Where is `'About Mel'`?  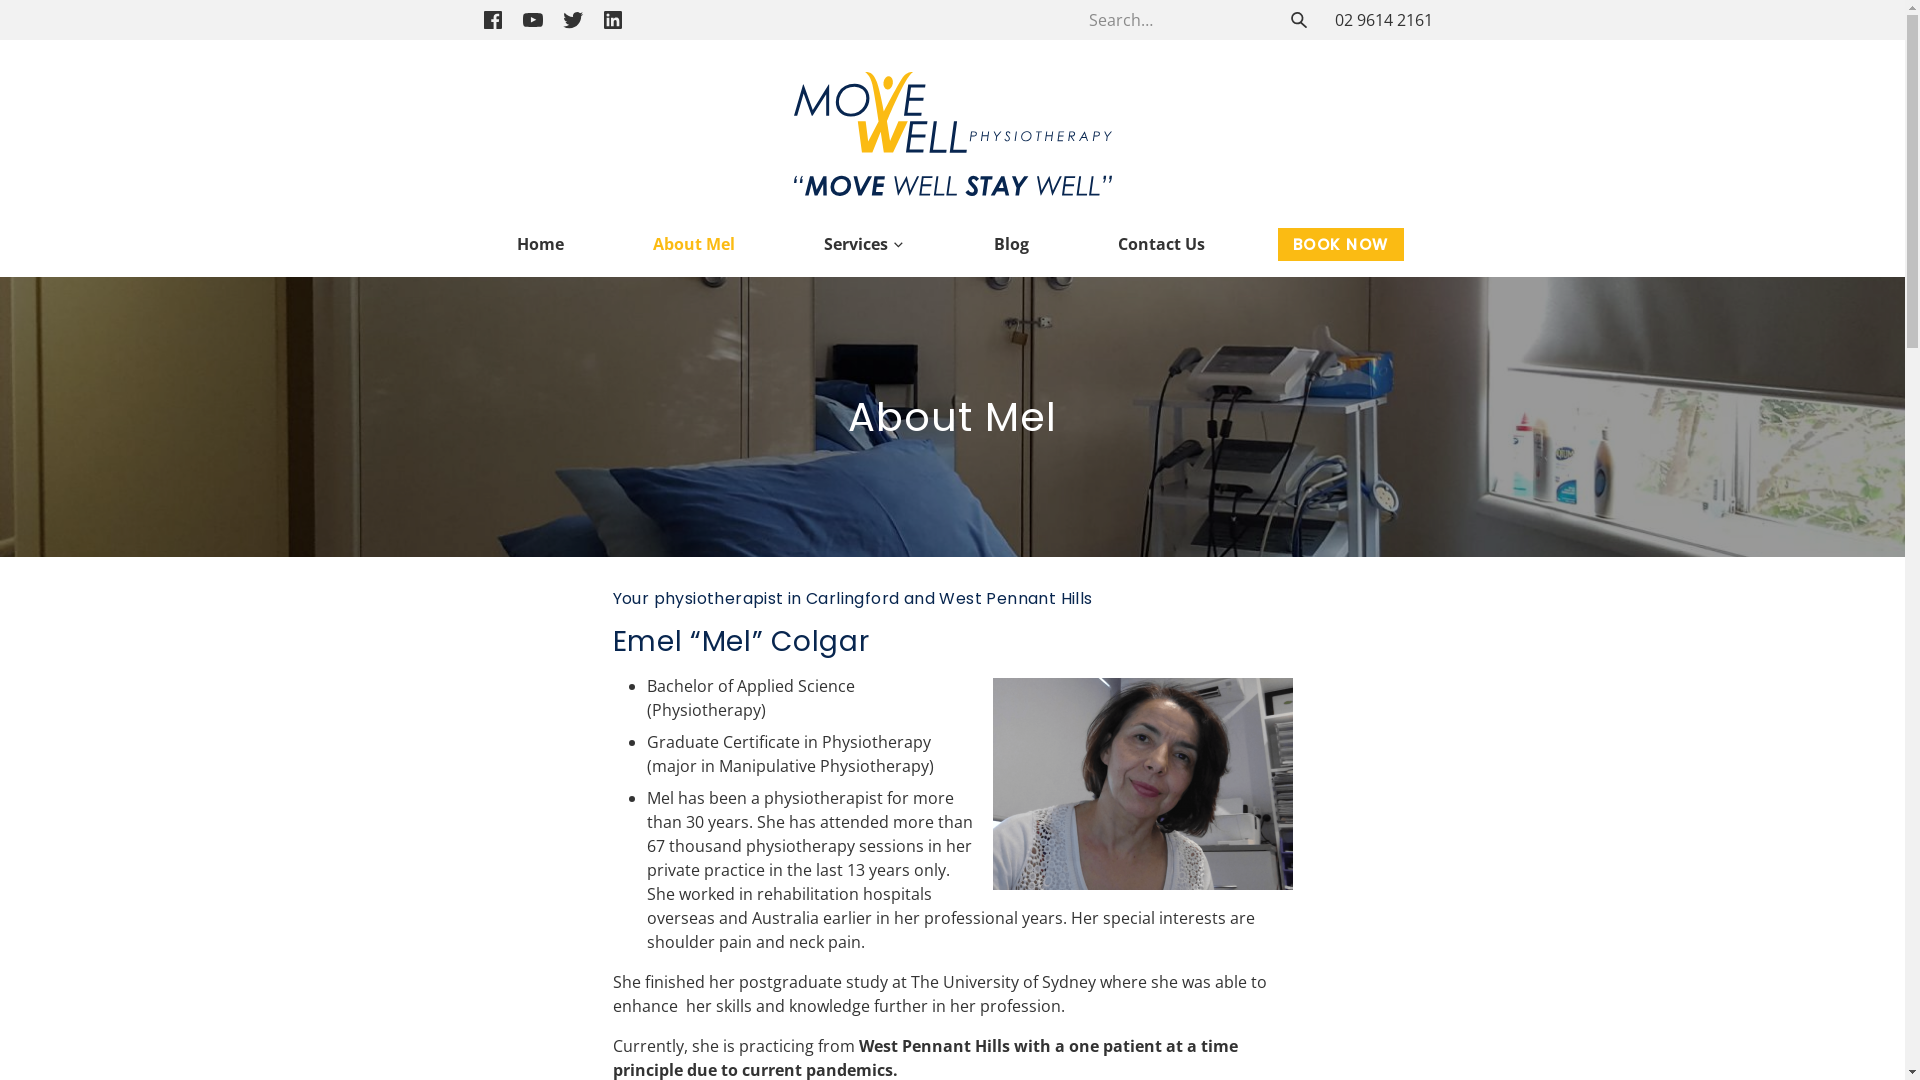 'About Mel' is located at coordinates (694, 242).